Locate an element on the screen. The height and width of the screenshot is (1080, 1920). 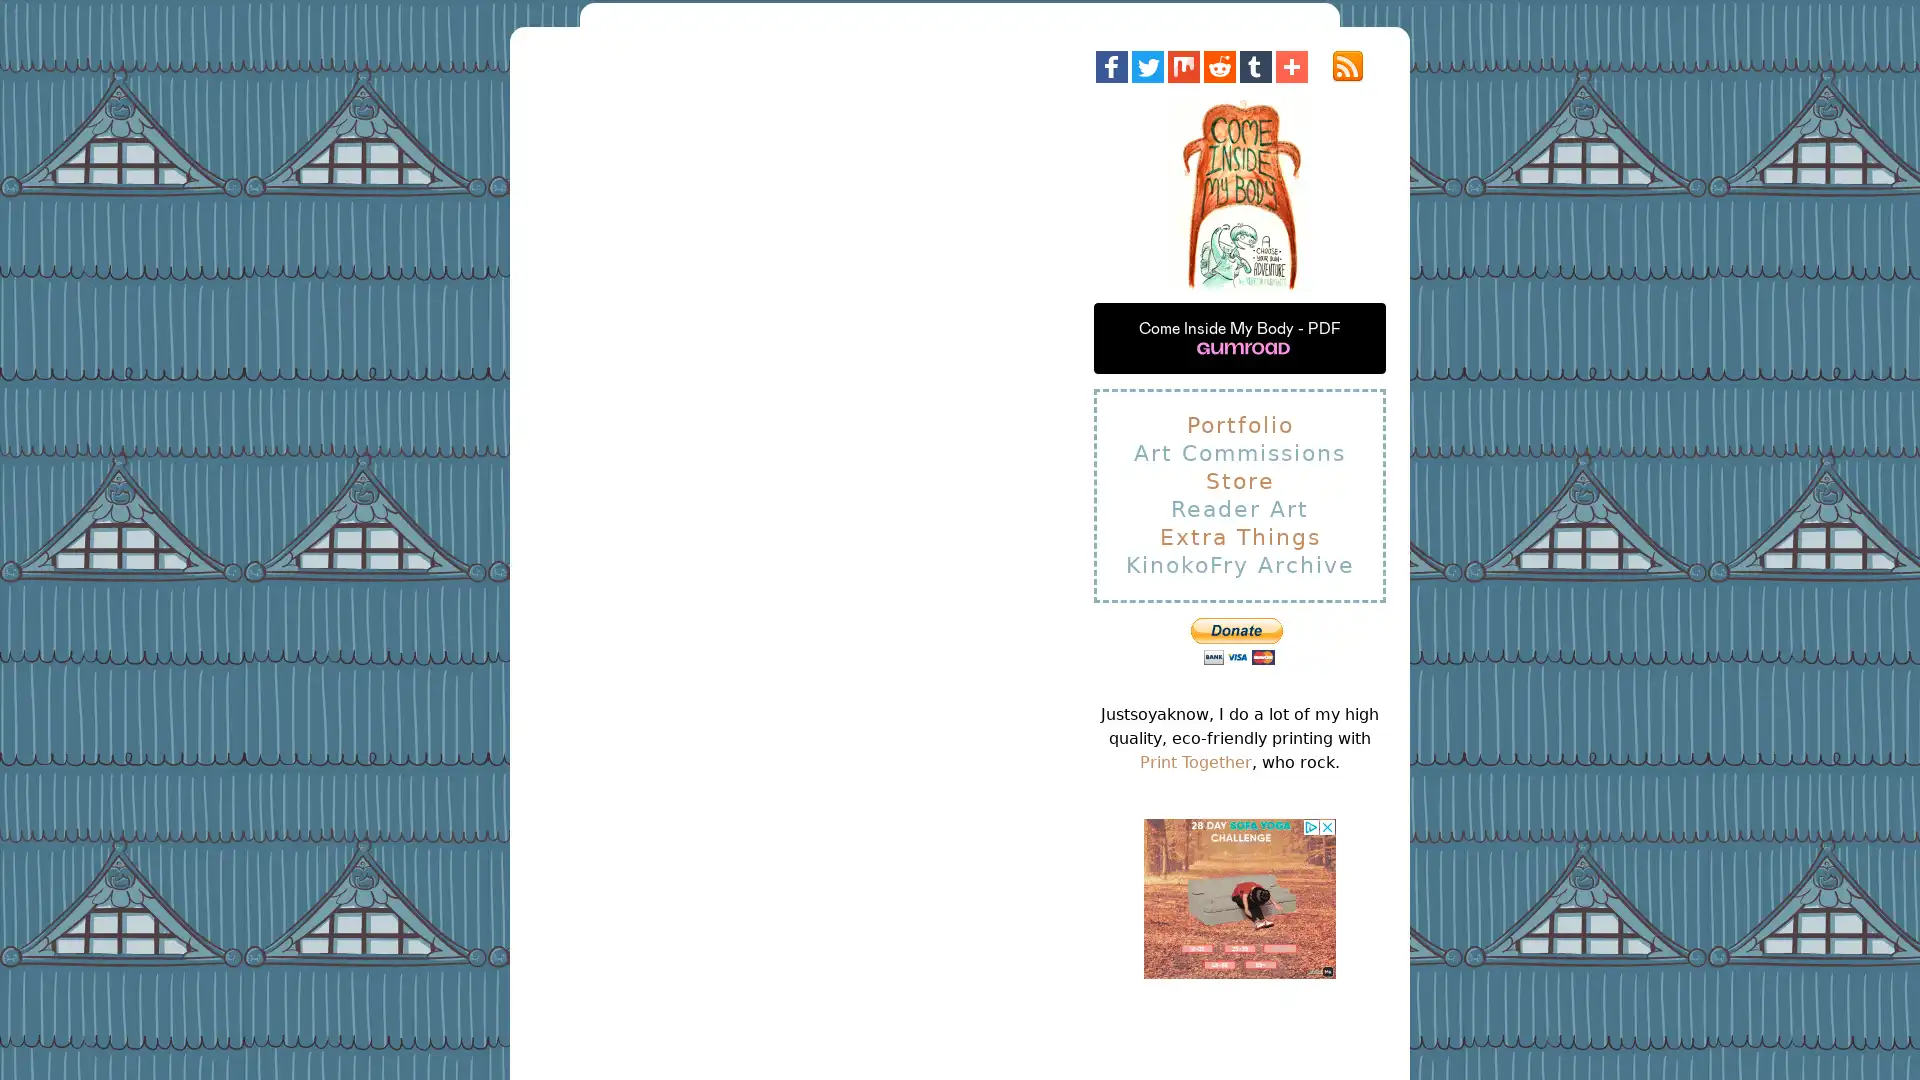
PayPal - The safer, easier way to pay online. is located at coordinates (1235, 641).